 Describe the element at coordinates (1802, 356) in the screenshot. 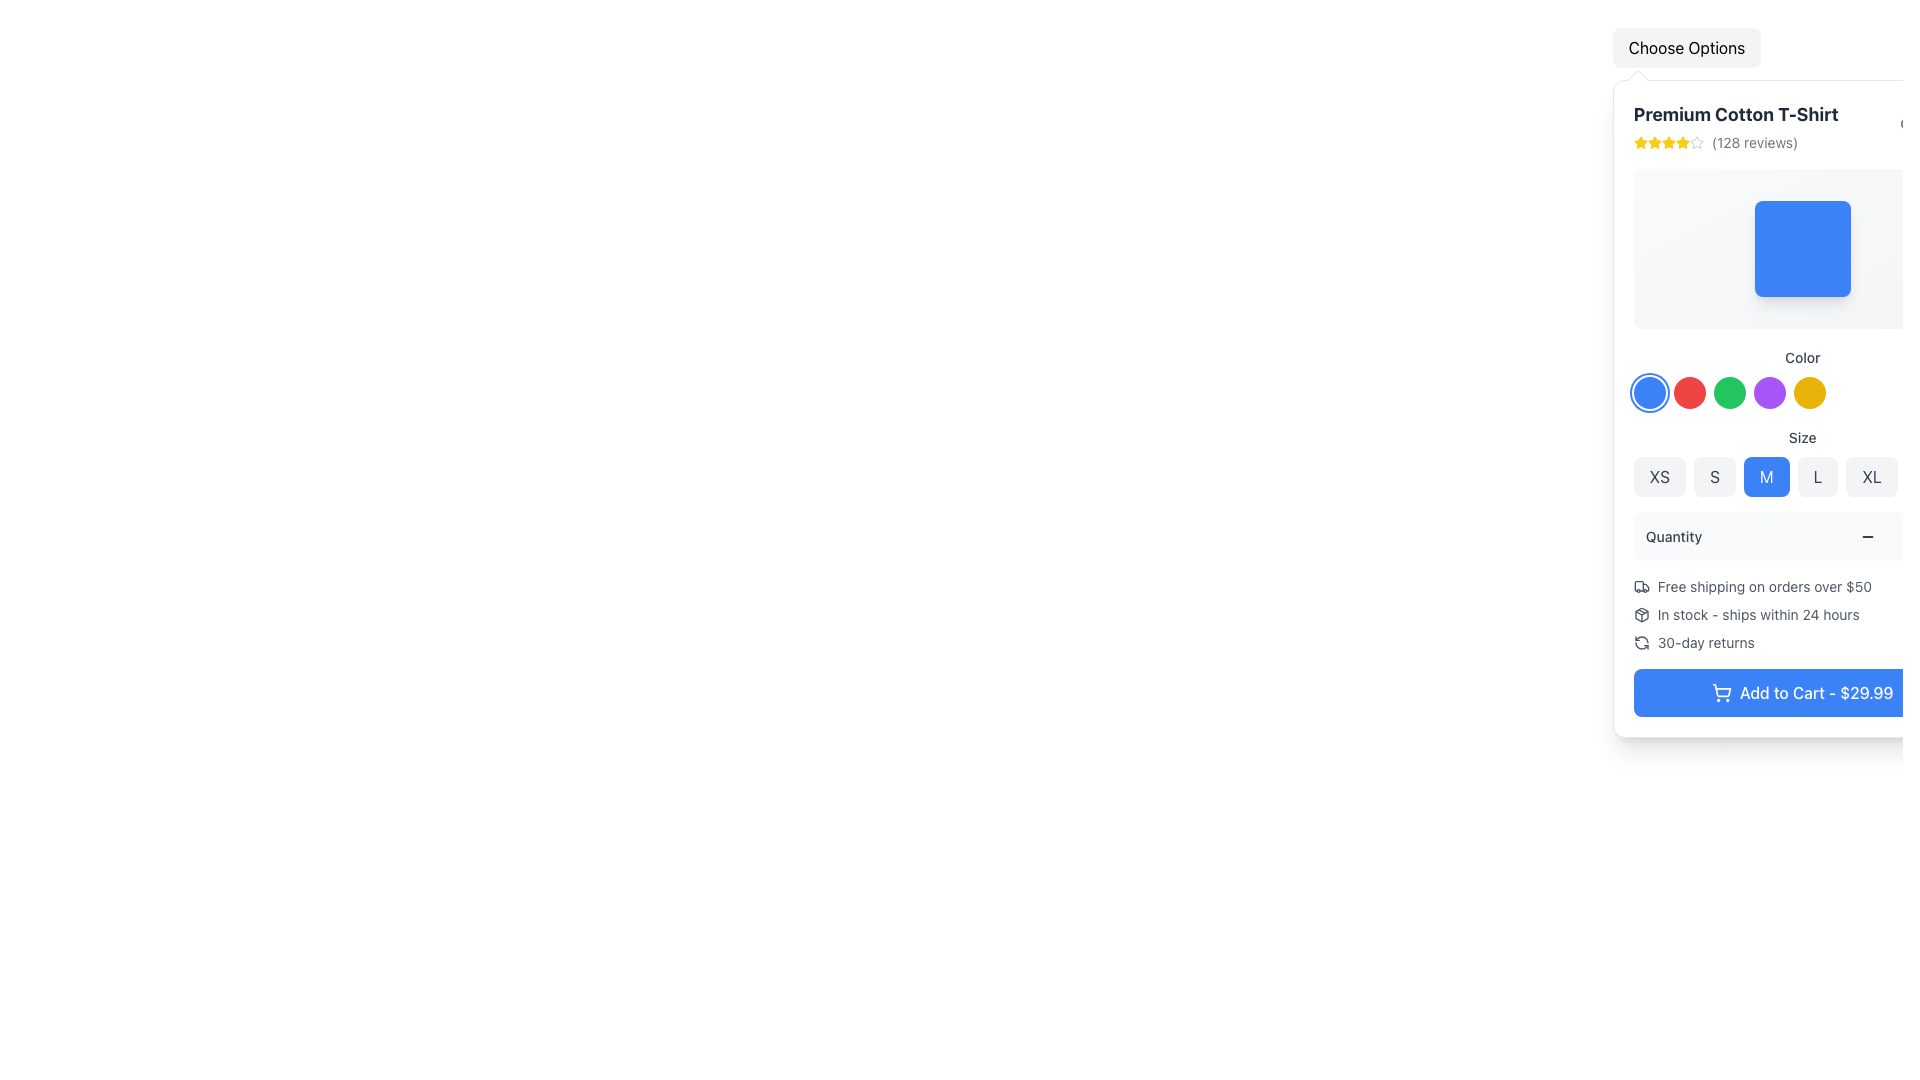

I see `the Static Text element labeled 'Color' which is located in the right panel above the circular color selectors` at that location.